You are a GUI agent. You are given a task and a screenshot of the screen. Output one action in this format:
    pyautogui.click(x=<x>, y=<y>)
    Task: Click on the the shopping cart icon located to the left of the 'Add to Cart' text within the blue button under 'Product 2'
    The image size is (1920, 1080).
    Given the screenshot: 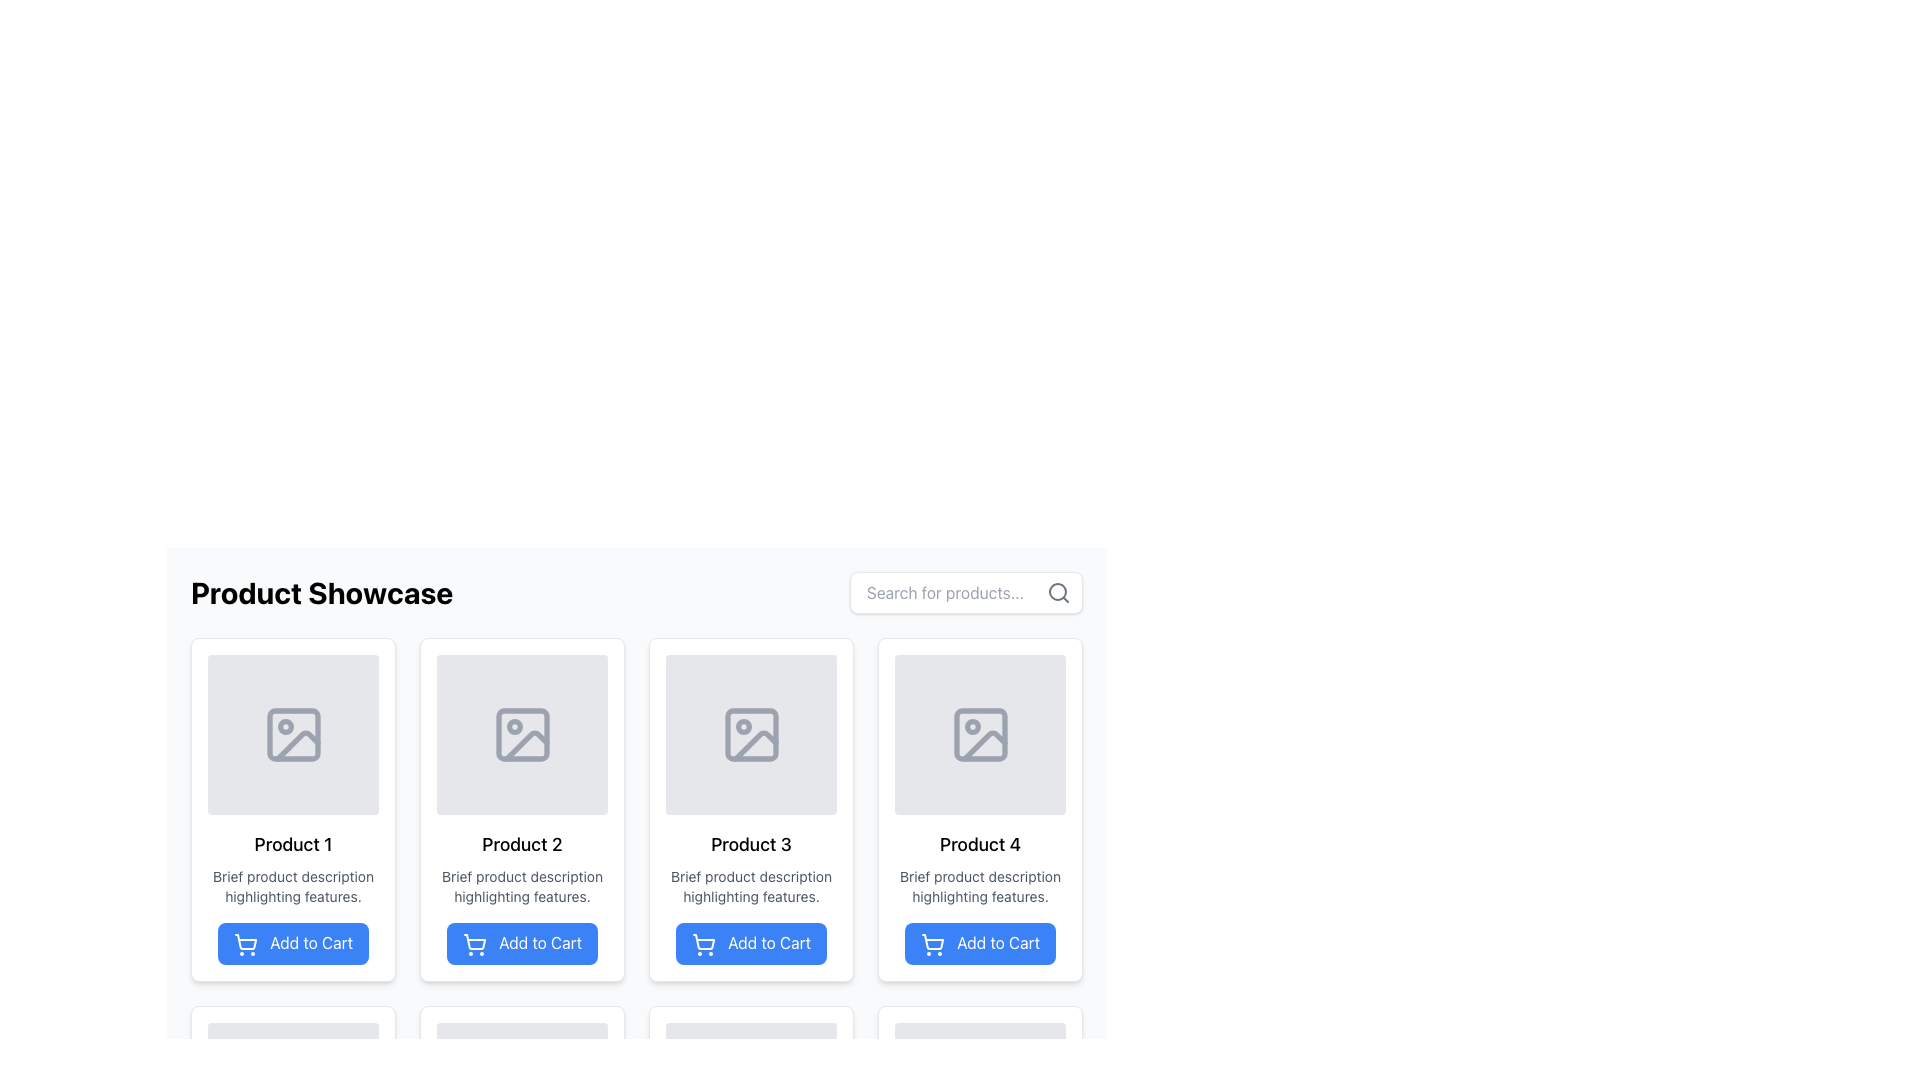 What is the action you would take?
    pyautogui.click(x=473, y=944)
    